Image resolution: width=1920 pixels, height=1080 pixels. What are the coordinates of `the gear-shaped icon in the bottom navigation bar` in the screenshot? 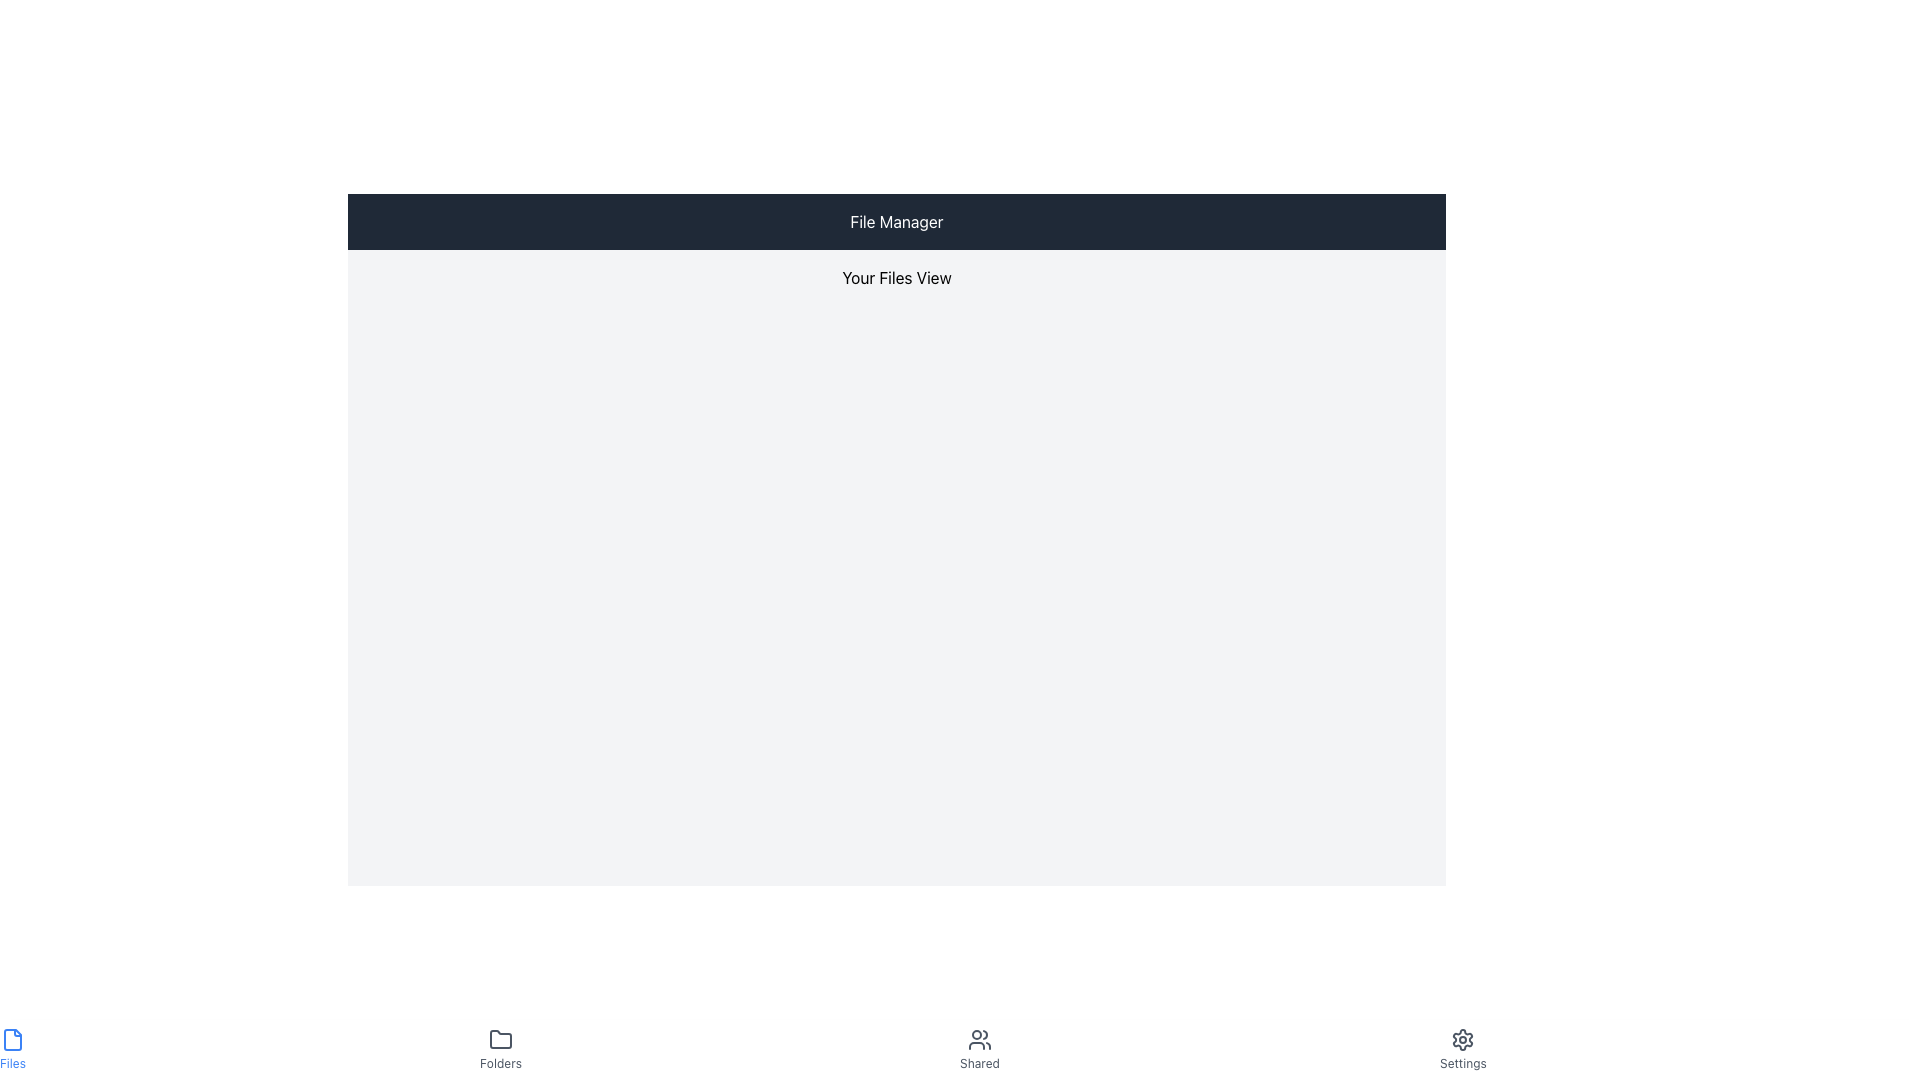 It's located at (1463, 1039).